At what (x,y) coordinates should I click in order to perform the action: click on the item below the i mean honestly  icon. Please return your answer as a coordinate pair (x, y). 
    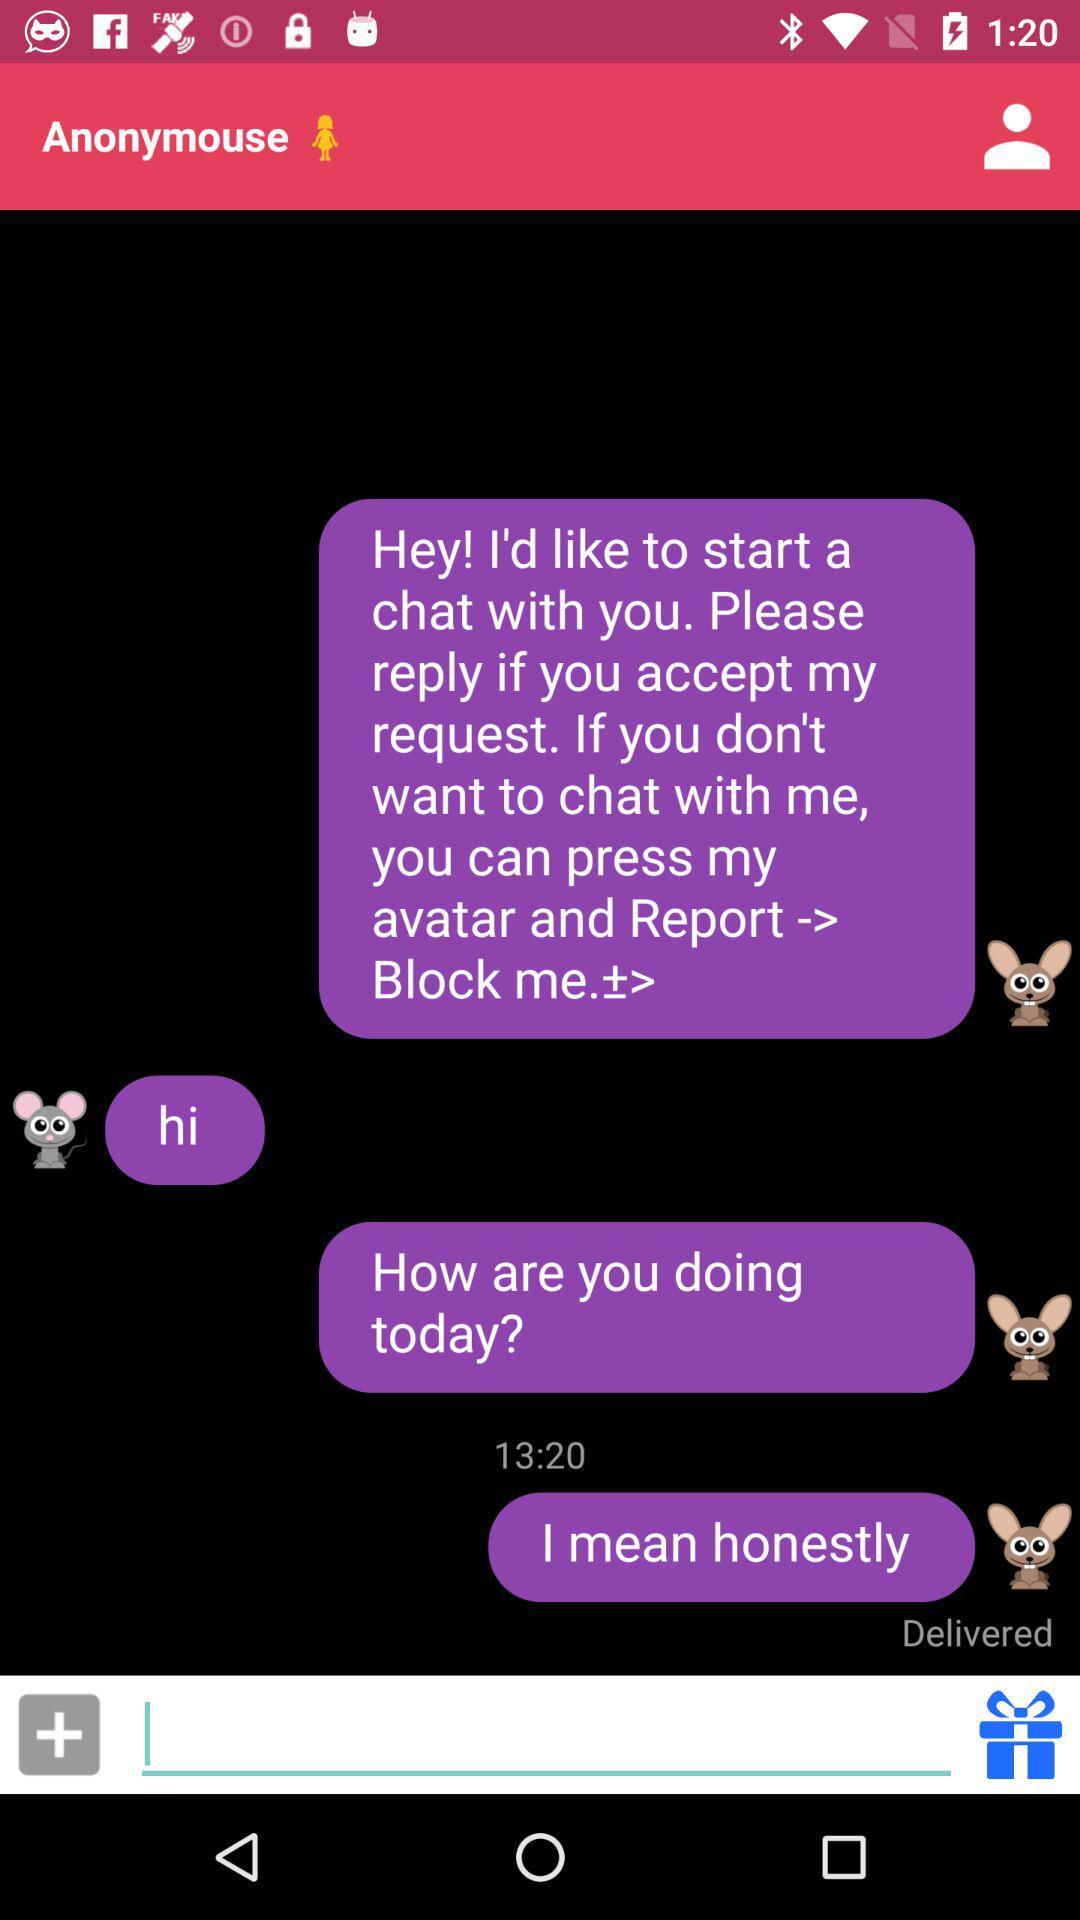
    Looking at the image, I should click on (976, 1632).